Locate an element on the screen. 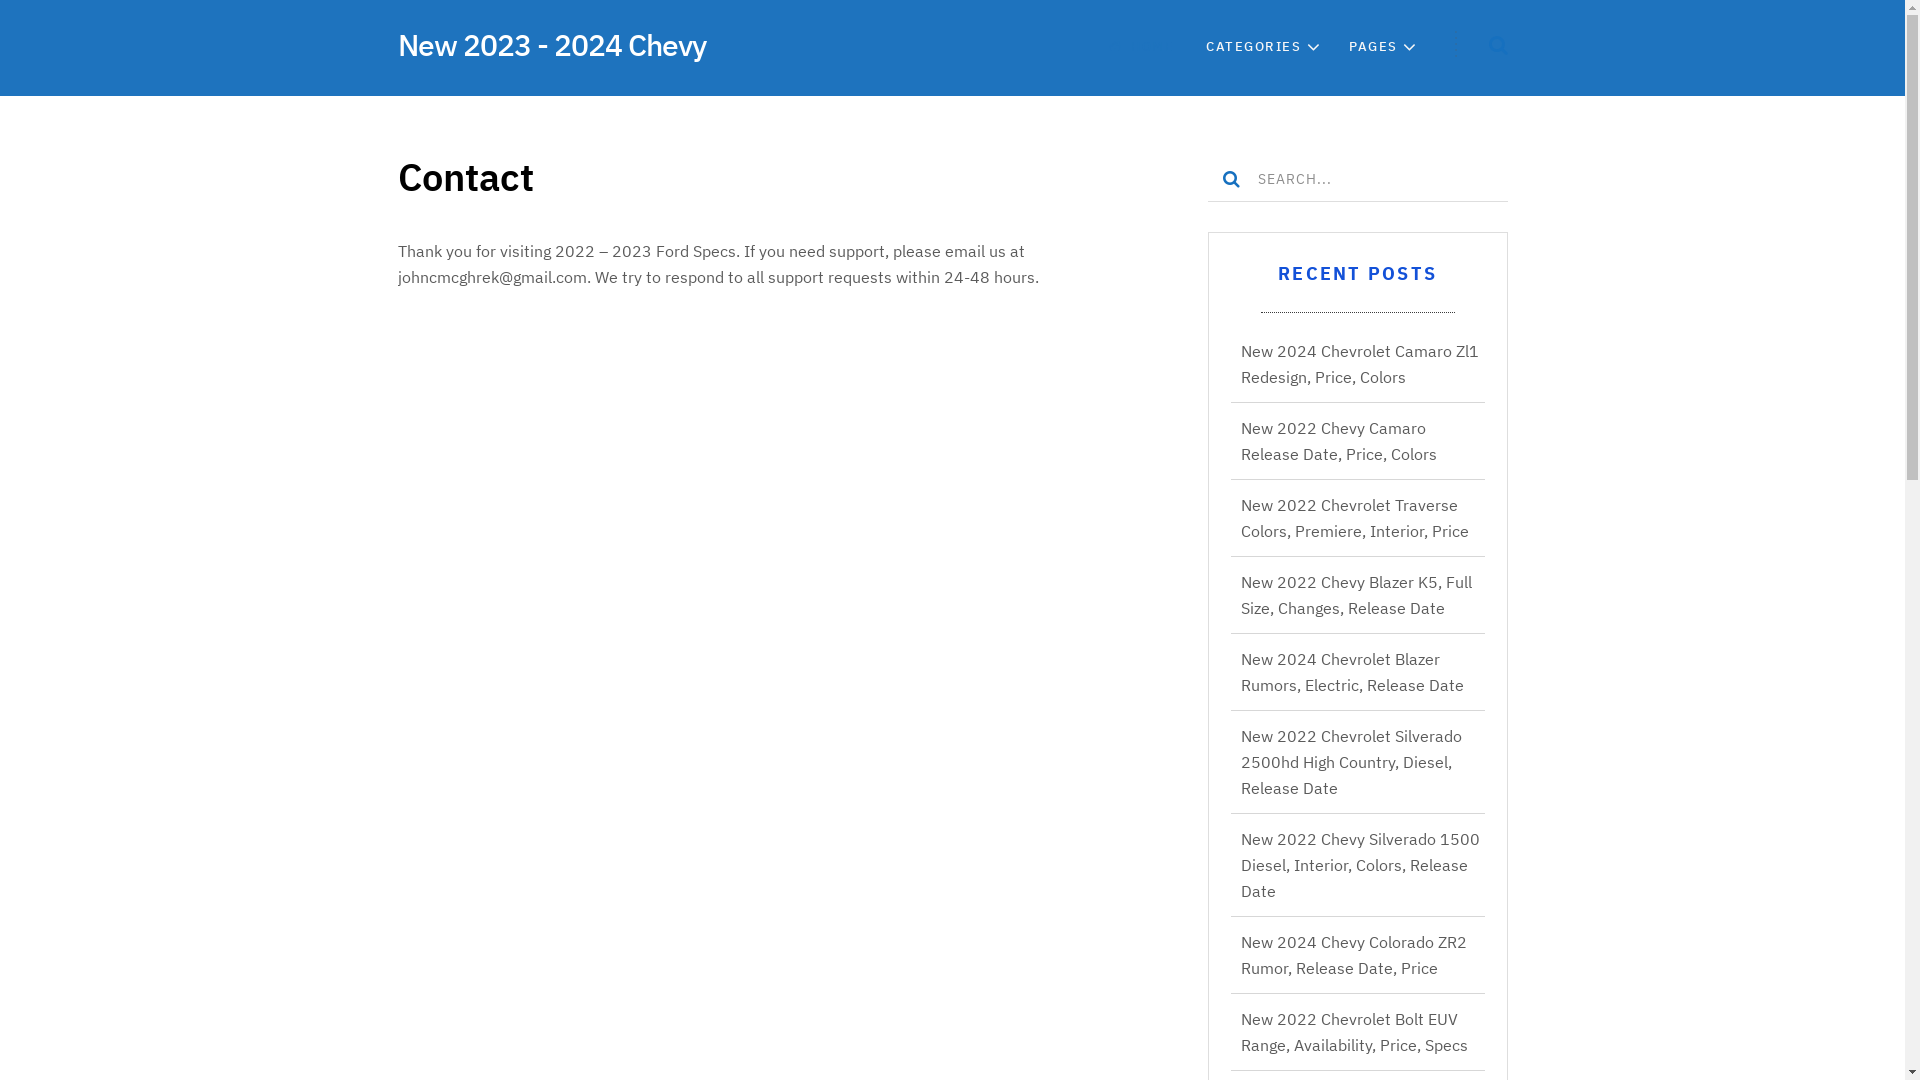  'New 2022 Chevy Camaro Release Date, Price, Colors' is located at coordinates (1338, 439).